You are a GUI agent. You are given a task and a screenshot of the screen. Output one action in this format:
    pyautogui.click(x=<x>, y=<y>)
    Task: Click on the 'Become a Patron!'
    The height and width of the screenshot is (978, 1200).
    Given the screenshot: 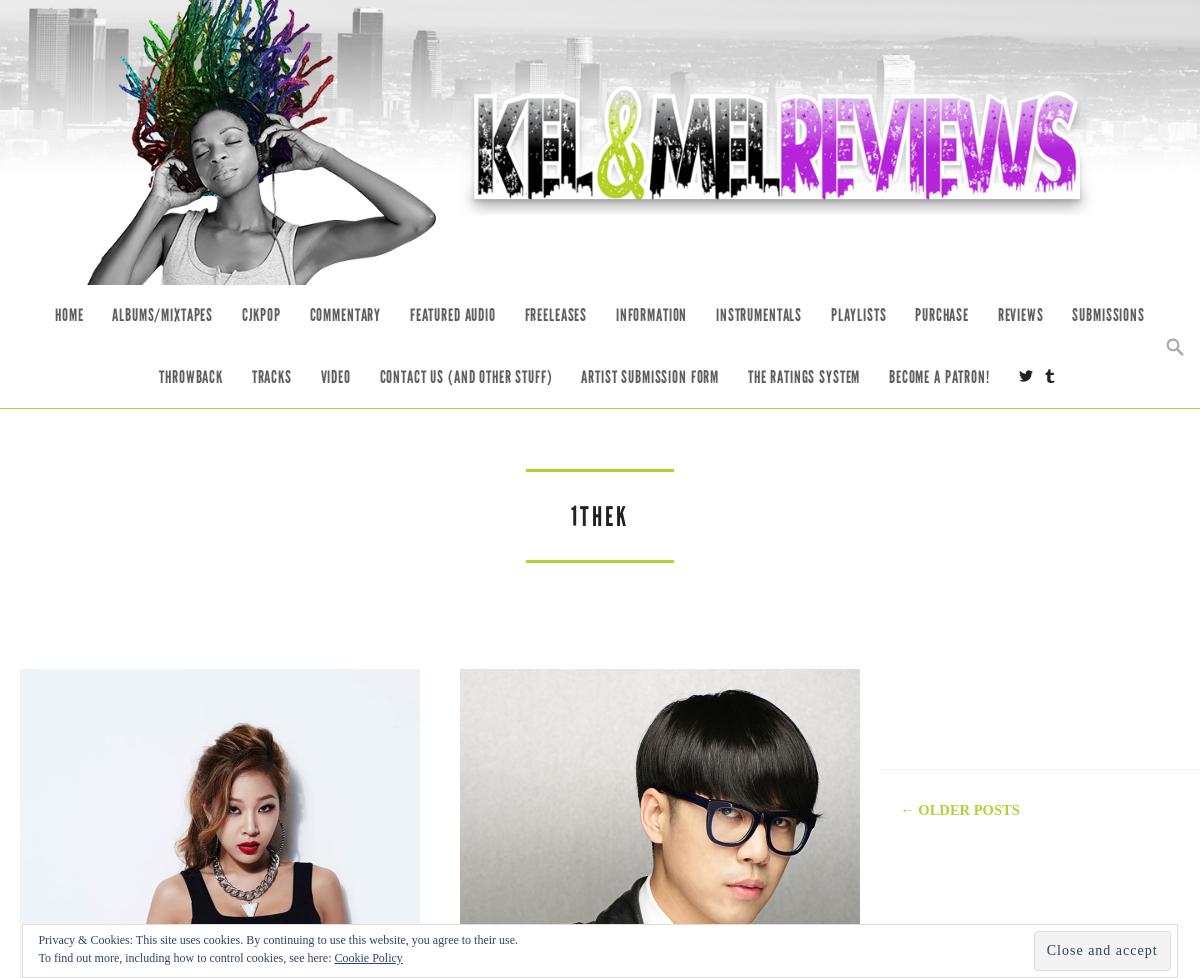 What is the action you would take?
    pyautogui.click(x=938, y=375)
    